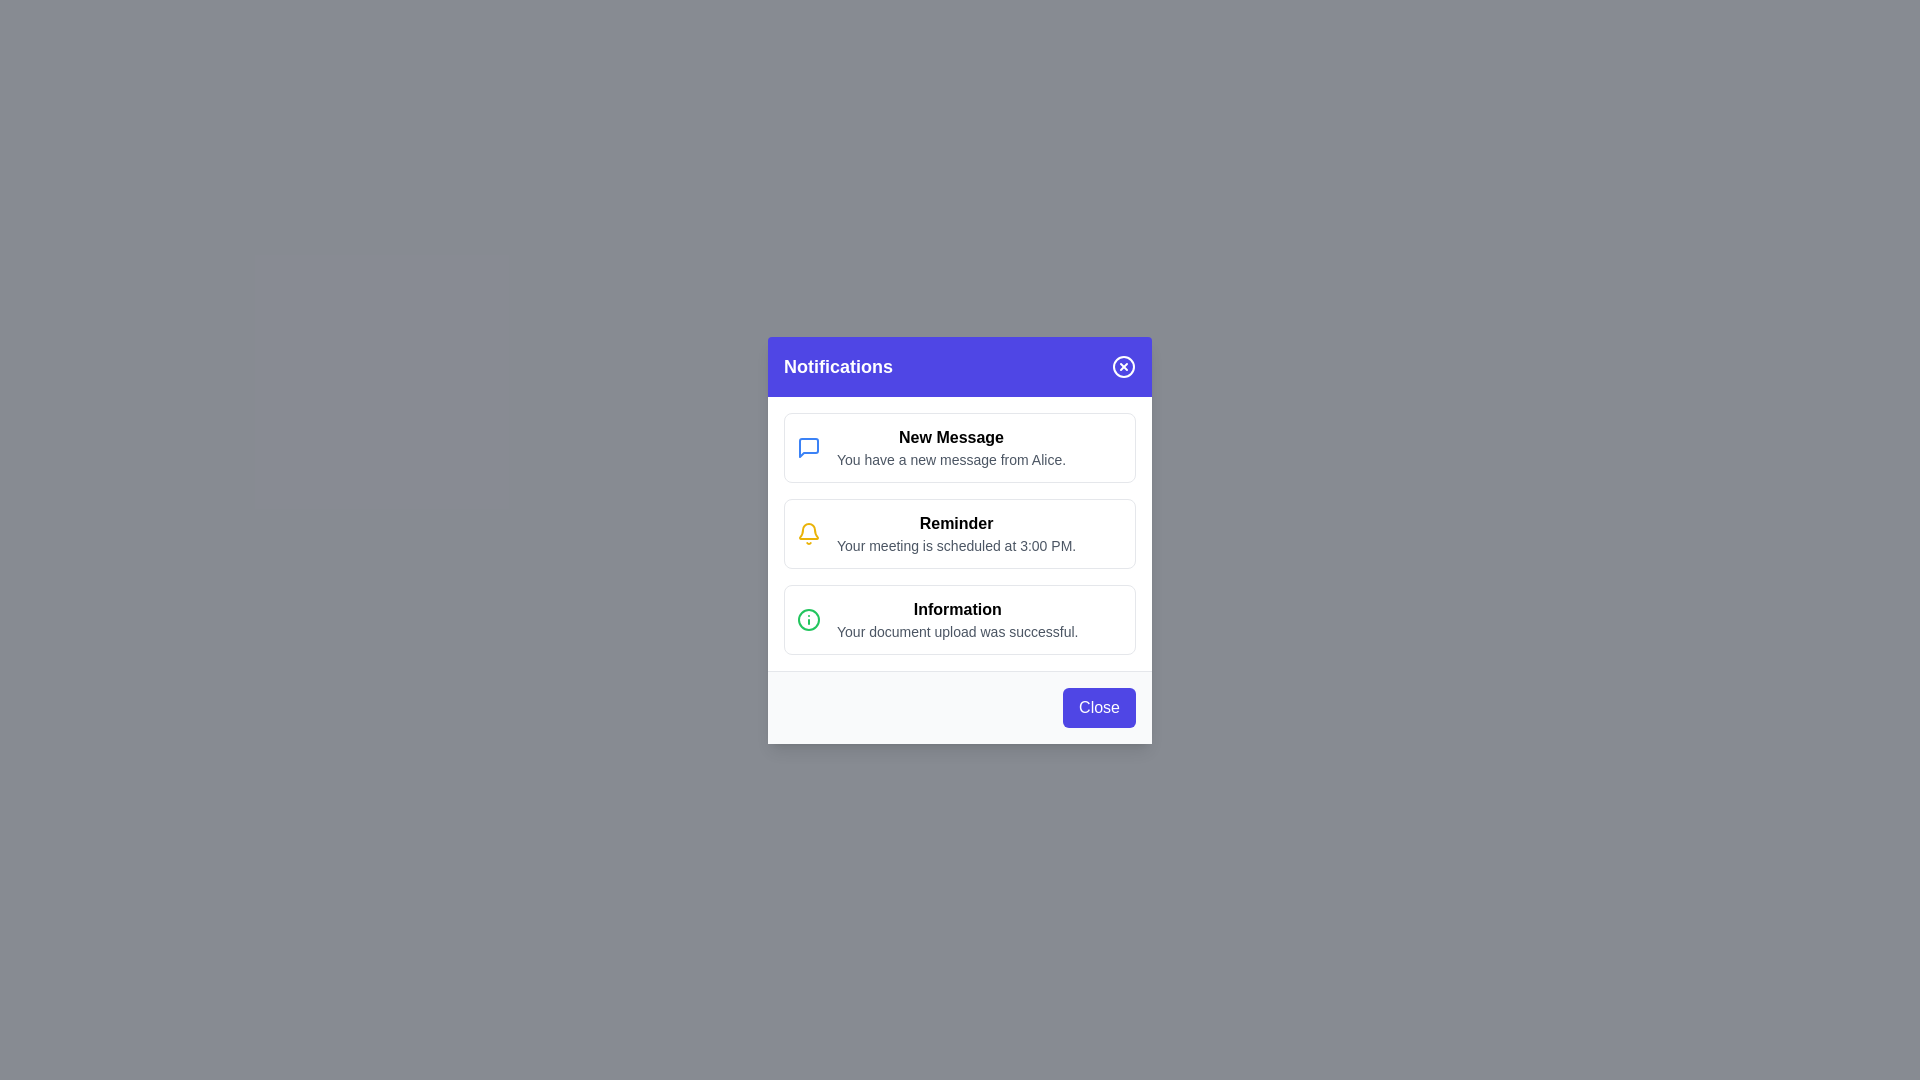 This screenshot has width=1920, height=1080. Describe the element at coordinates (960, 532) in the screenshot. I see `the content of the notification message with title 'Reminder'` at that location.